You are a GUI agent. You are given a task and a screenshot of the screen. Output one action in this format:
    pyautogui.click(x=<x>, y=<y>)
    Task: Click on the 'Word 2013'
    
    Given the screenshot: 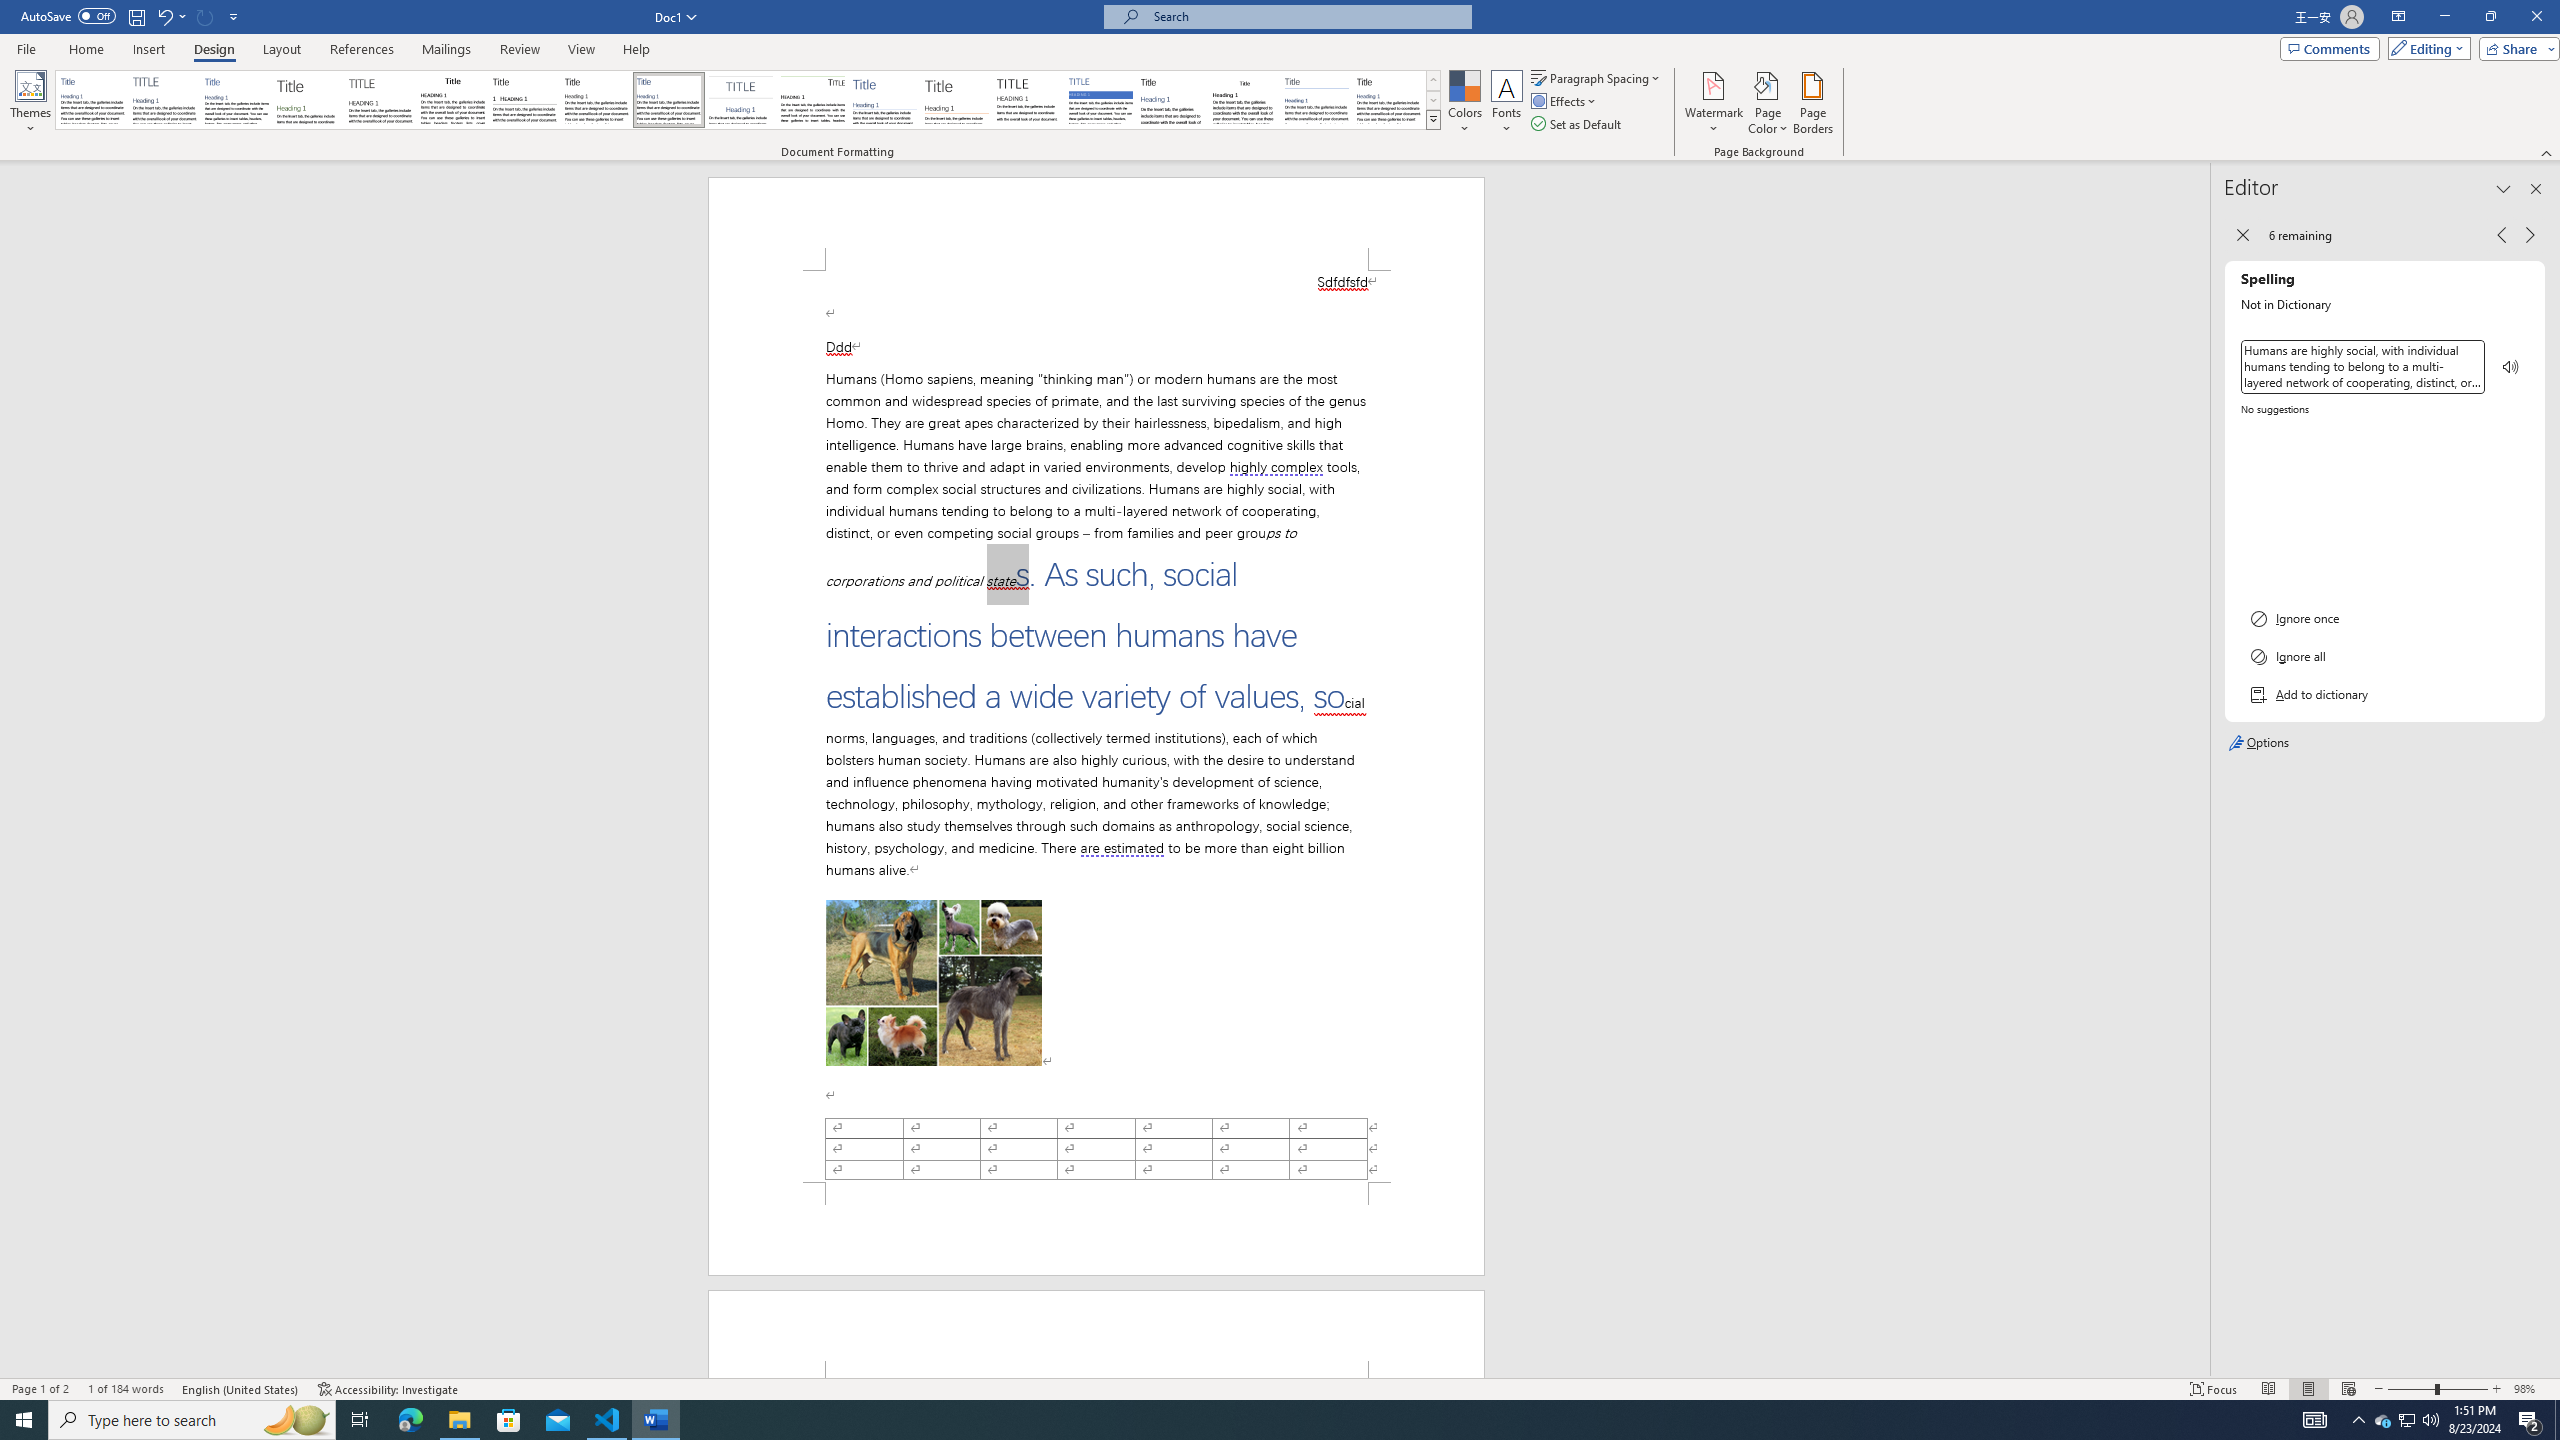 What is the action you would take?
    pyautogui.click(x=1390, y=99)
    